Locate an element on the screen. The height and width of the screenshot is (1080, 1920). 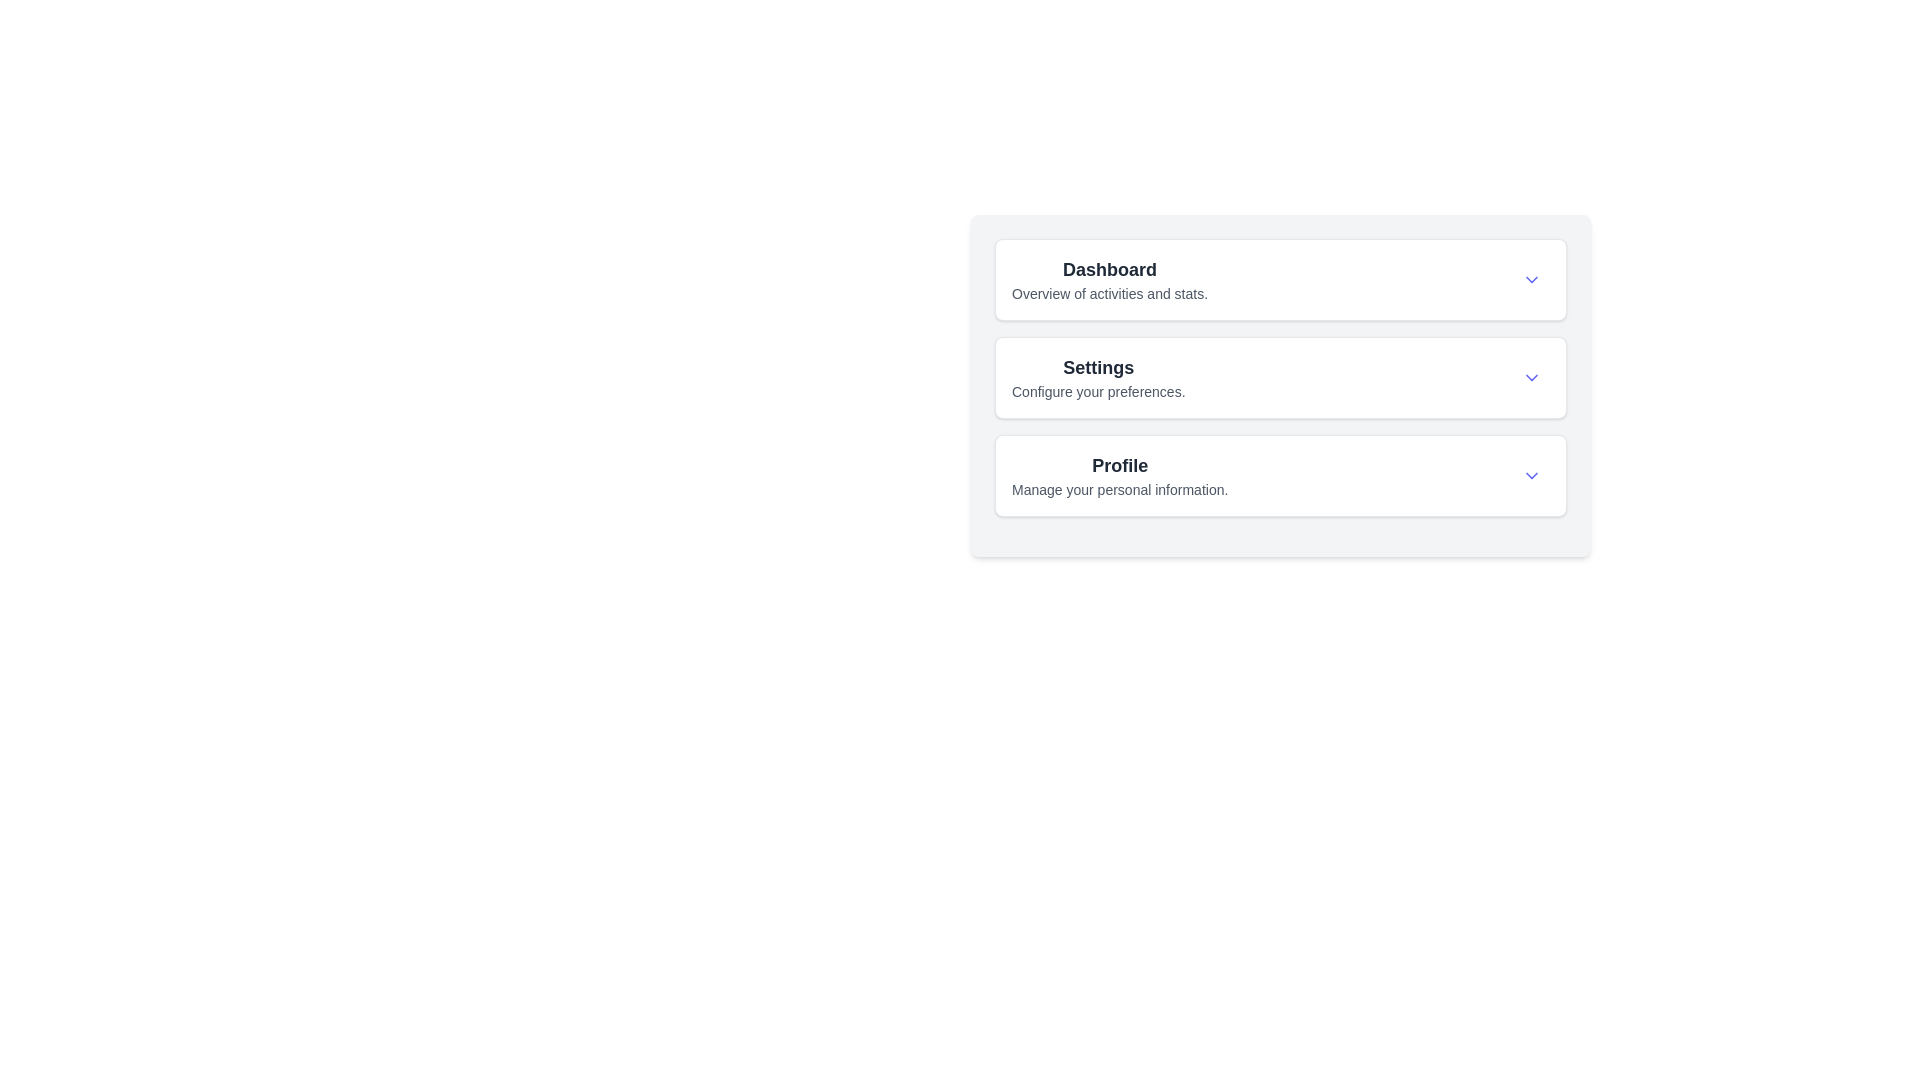
text label that says 'Manage your personal information.' which is styled in a small, gray font and located below the heading 'Profile' is located at coordinates (1120, 489).